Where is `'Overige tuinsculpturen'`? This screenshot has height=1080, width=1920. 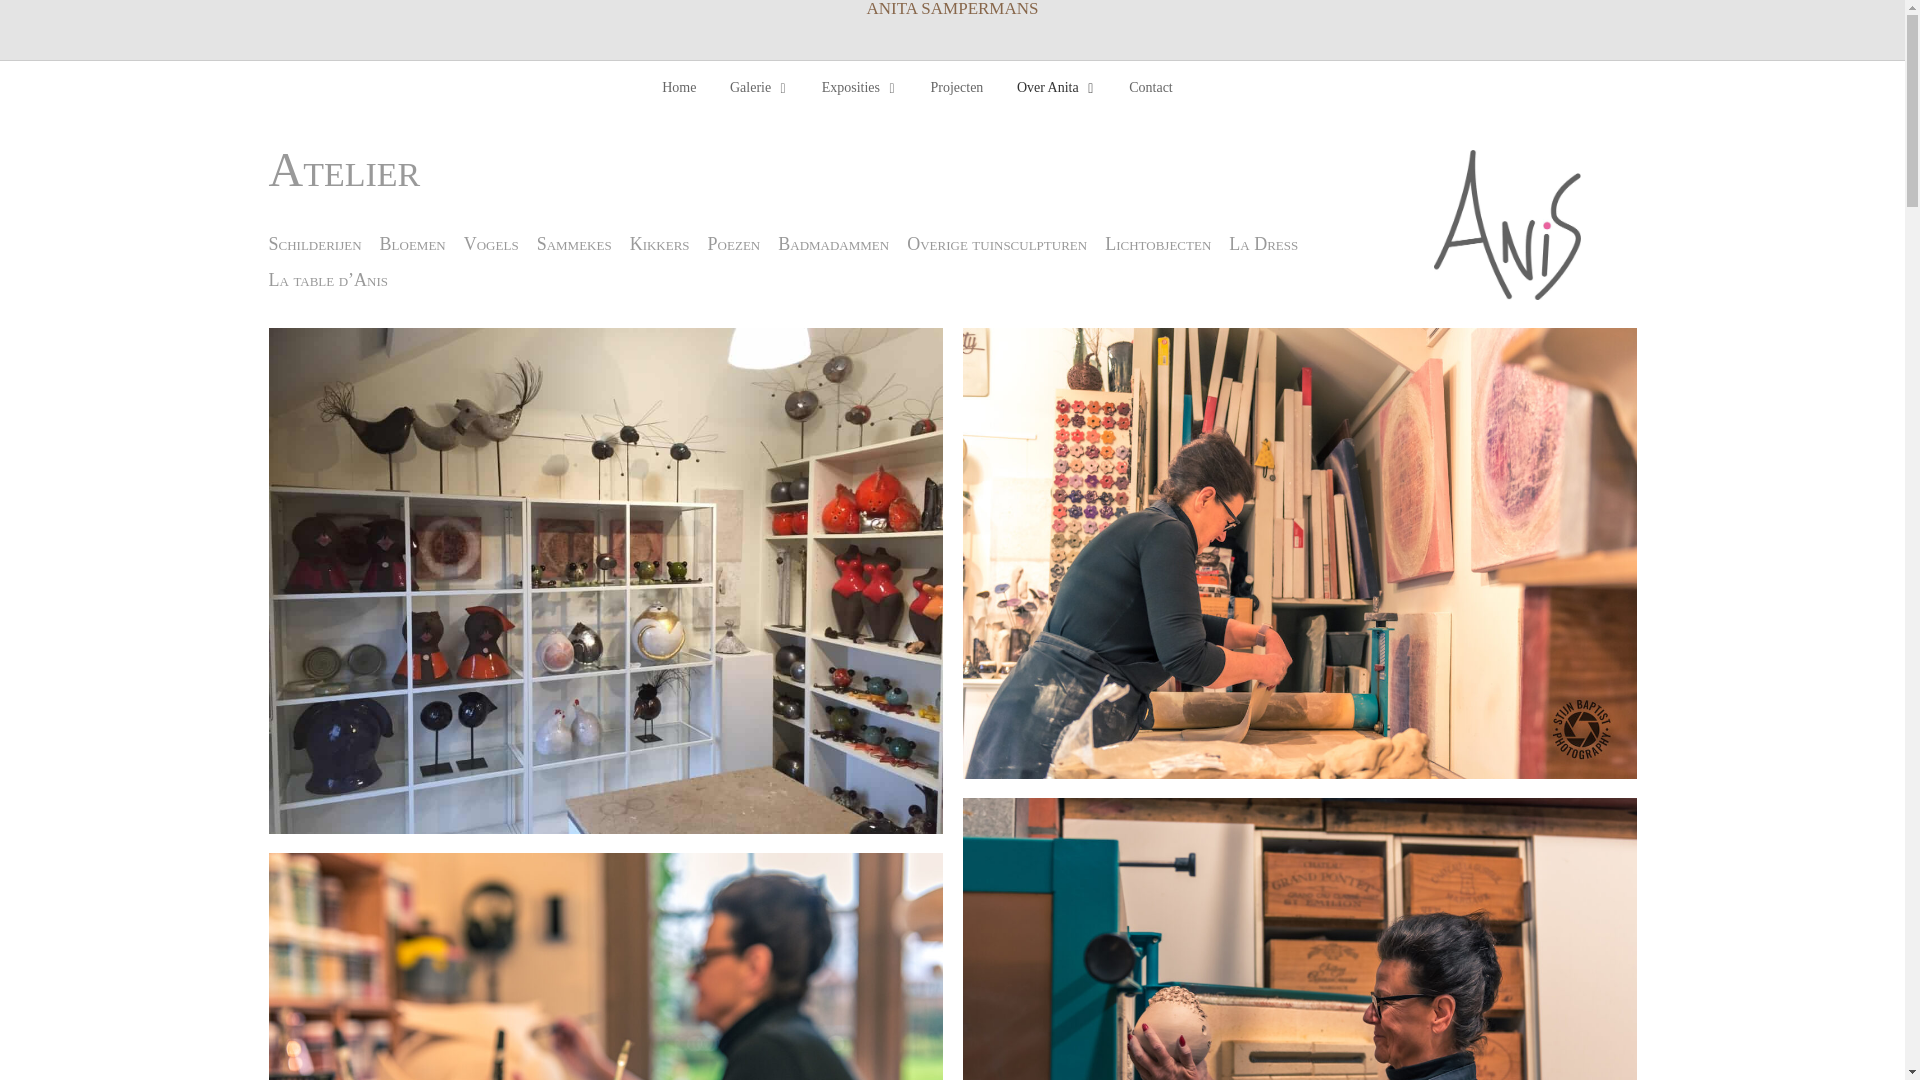 'Overige tuinsculpturen' is located at coordinates (997, 242).